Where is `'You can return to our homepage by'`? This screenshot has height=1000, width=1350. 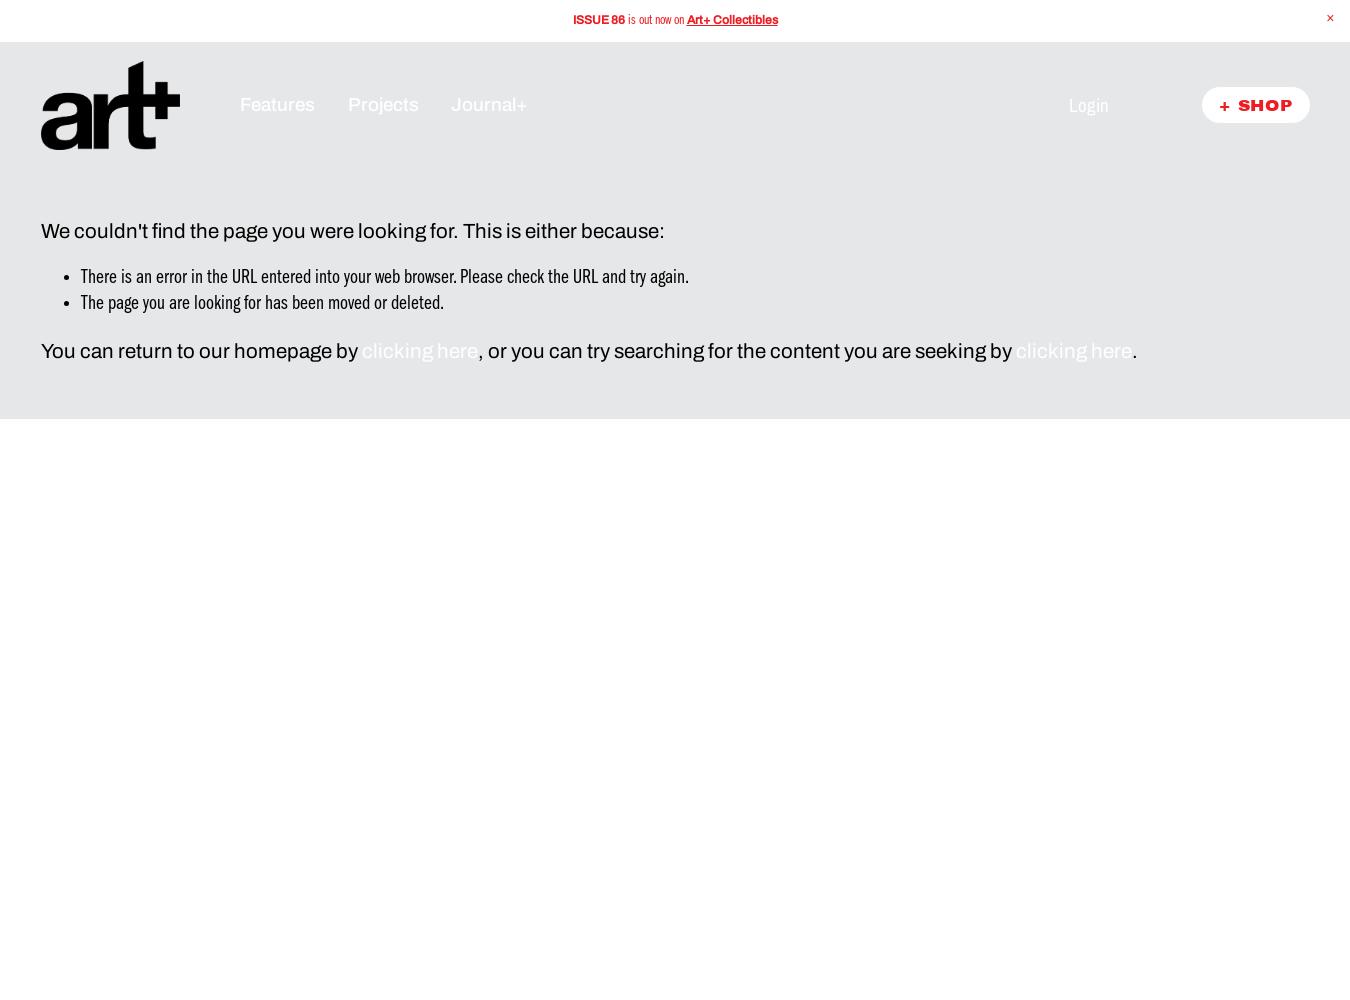
'You can return to our homepage by' is located at coordinates (200, 350).